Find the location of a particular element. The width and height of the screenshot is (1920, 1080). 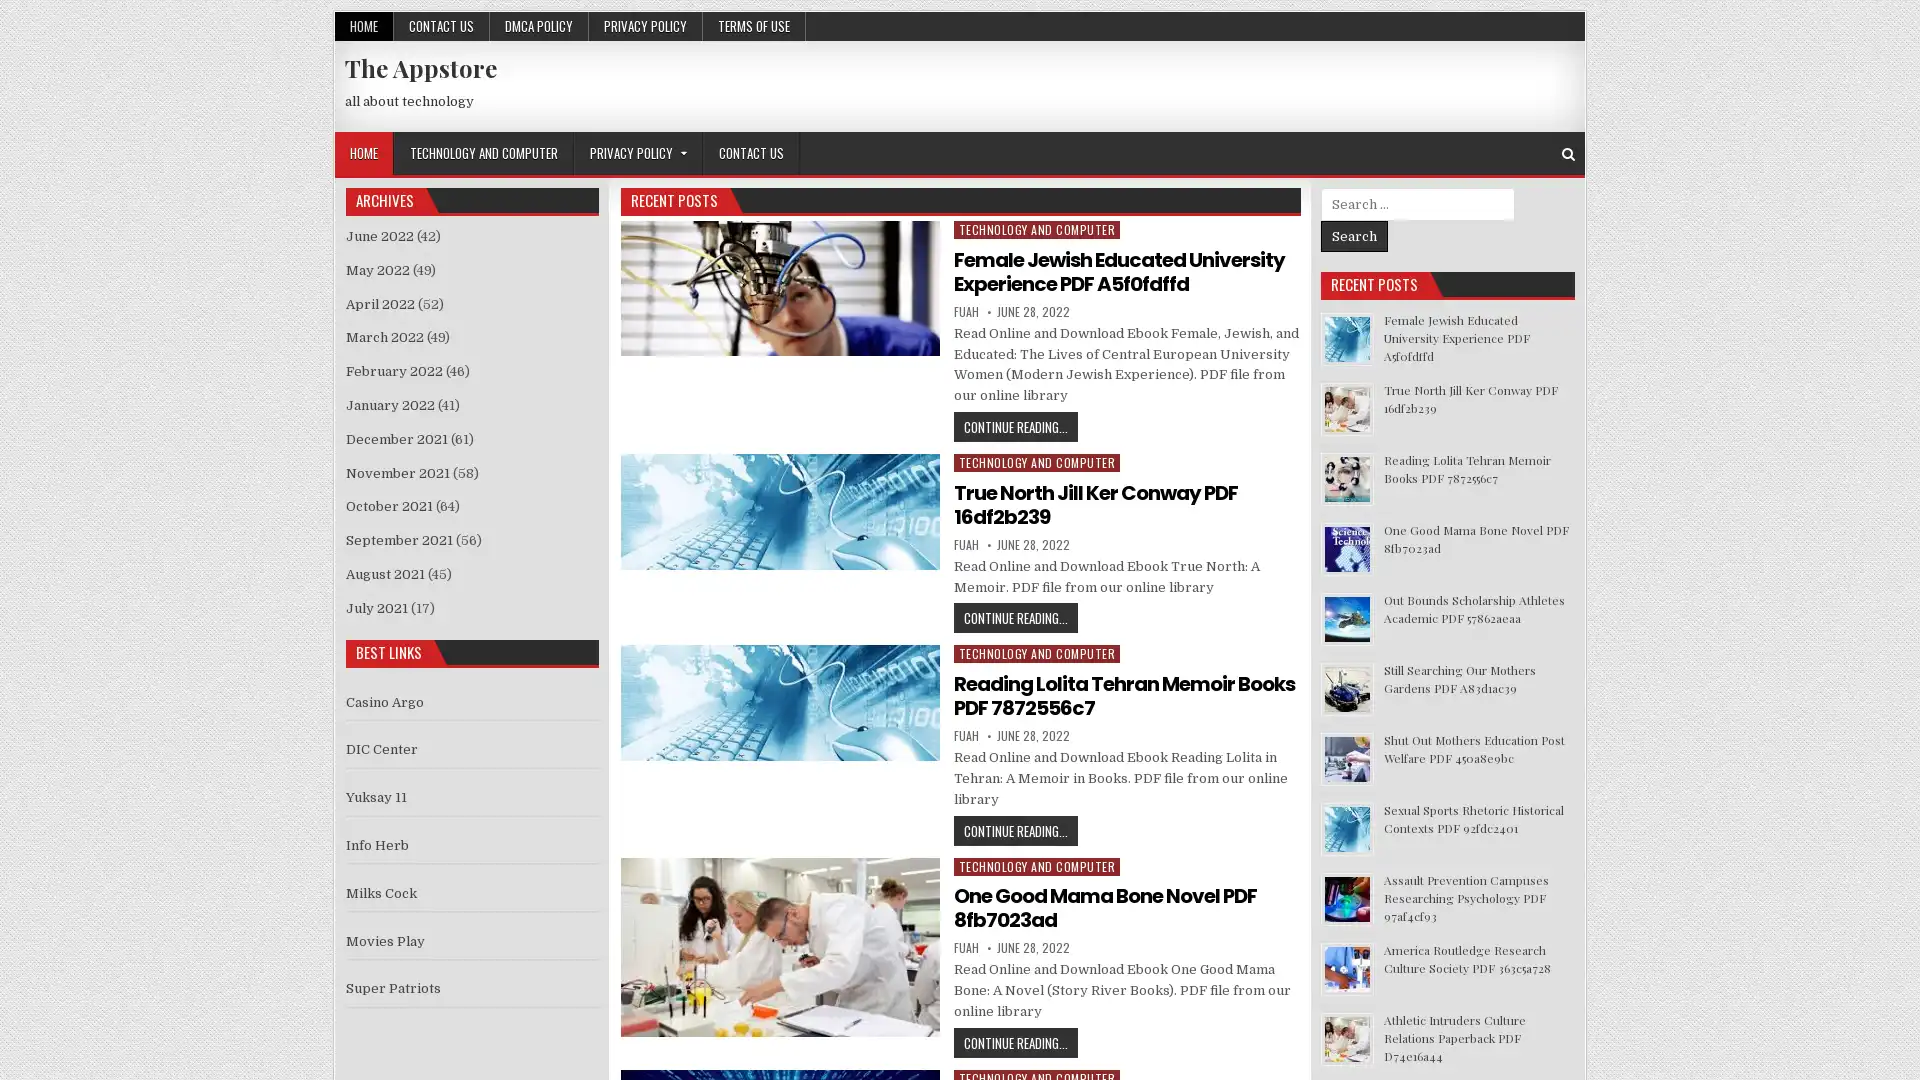

Search is located at coordinates (1354, 235).